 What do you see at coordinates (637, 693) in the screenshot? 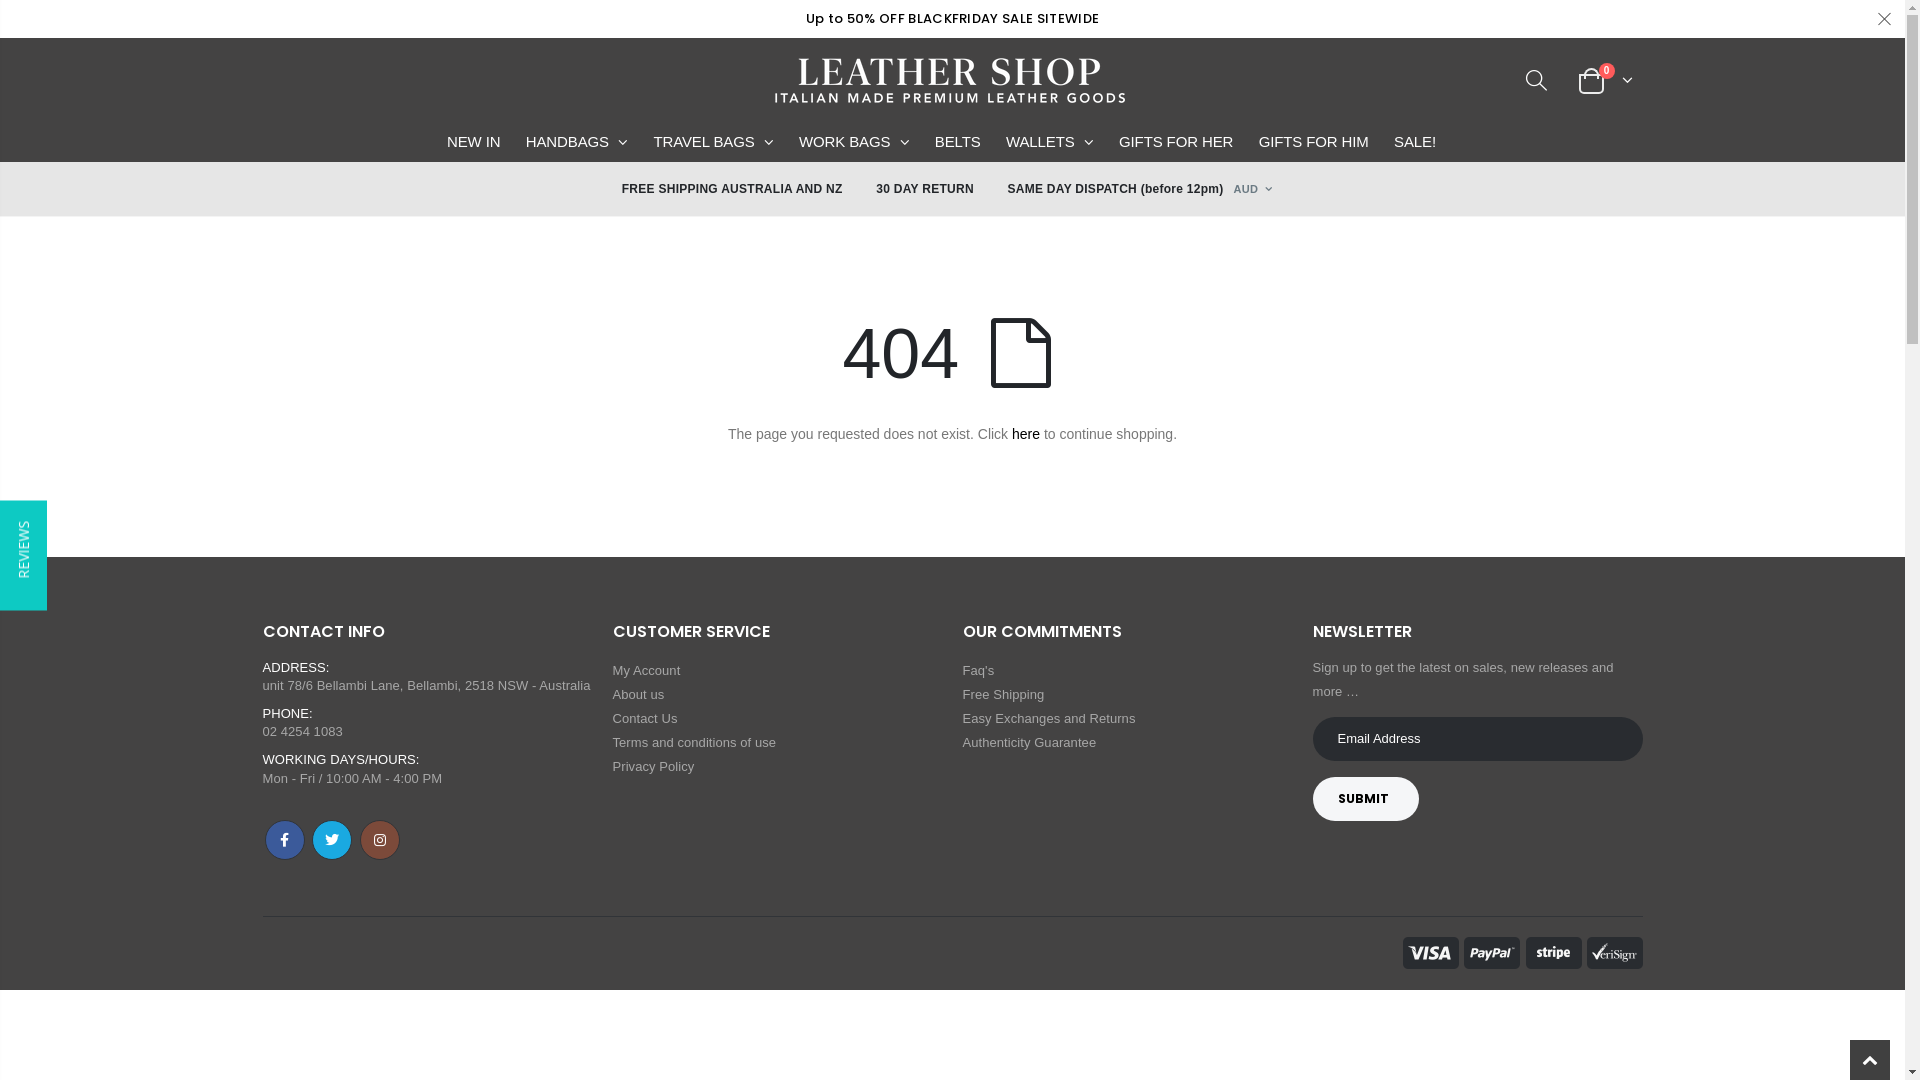
I see `'About us'` at bounding box center [637, 693].